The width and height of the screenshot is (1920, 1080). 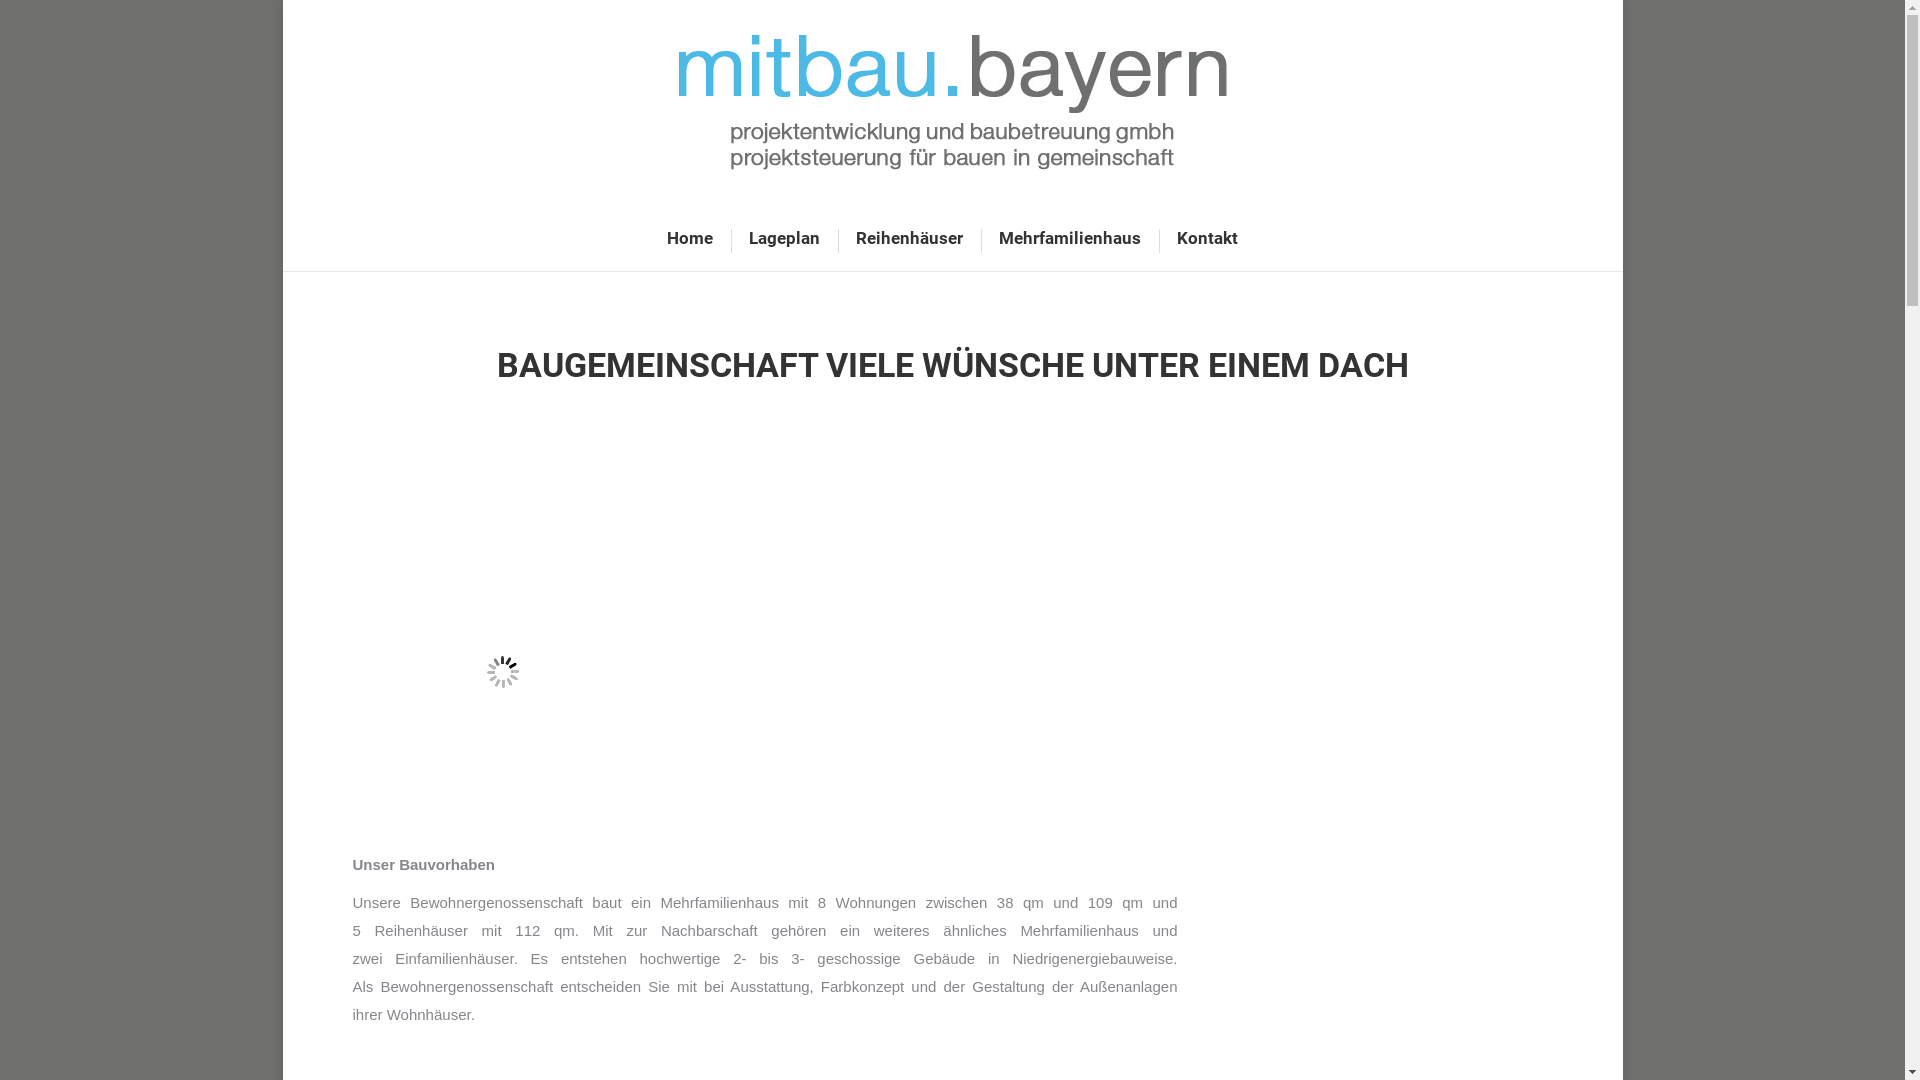 What do you see at coordinates (783, 237) in the screenshot?
I see `'Lageplan'` at bounding box center [783, 237].